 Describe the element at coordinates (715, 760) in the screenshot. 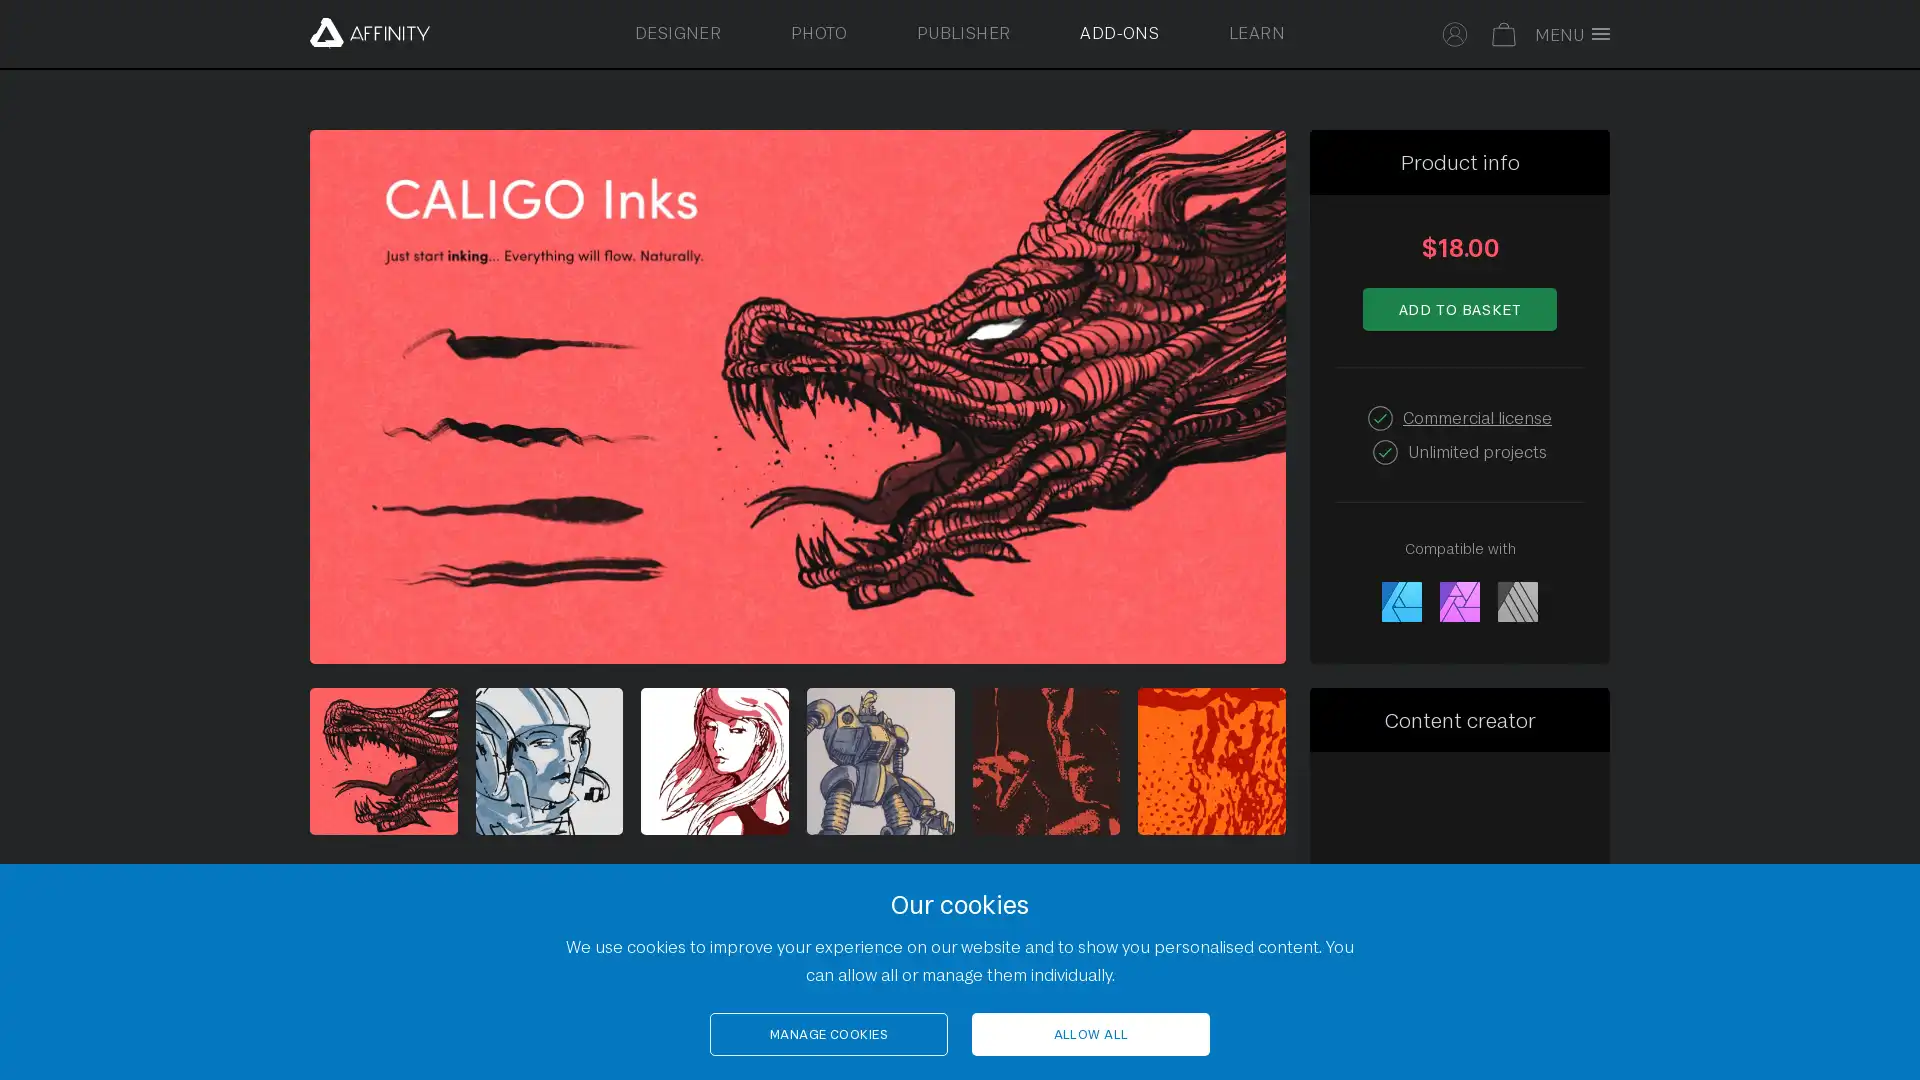

I see `Select to view image 3` at that location.